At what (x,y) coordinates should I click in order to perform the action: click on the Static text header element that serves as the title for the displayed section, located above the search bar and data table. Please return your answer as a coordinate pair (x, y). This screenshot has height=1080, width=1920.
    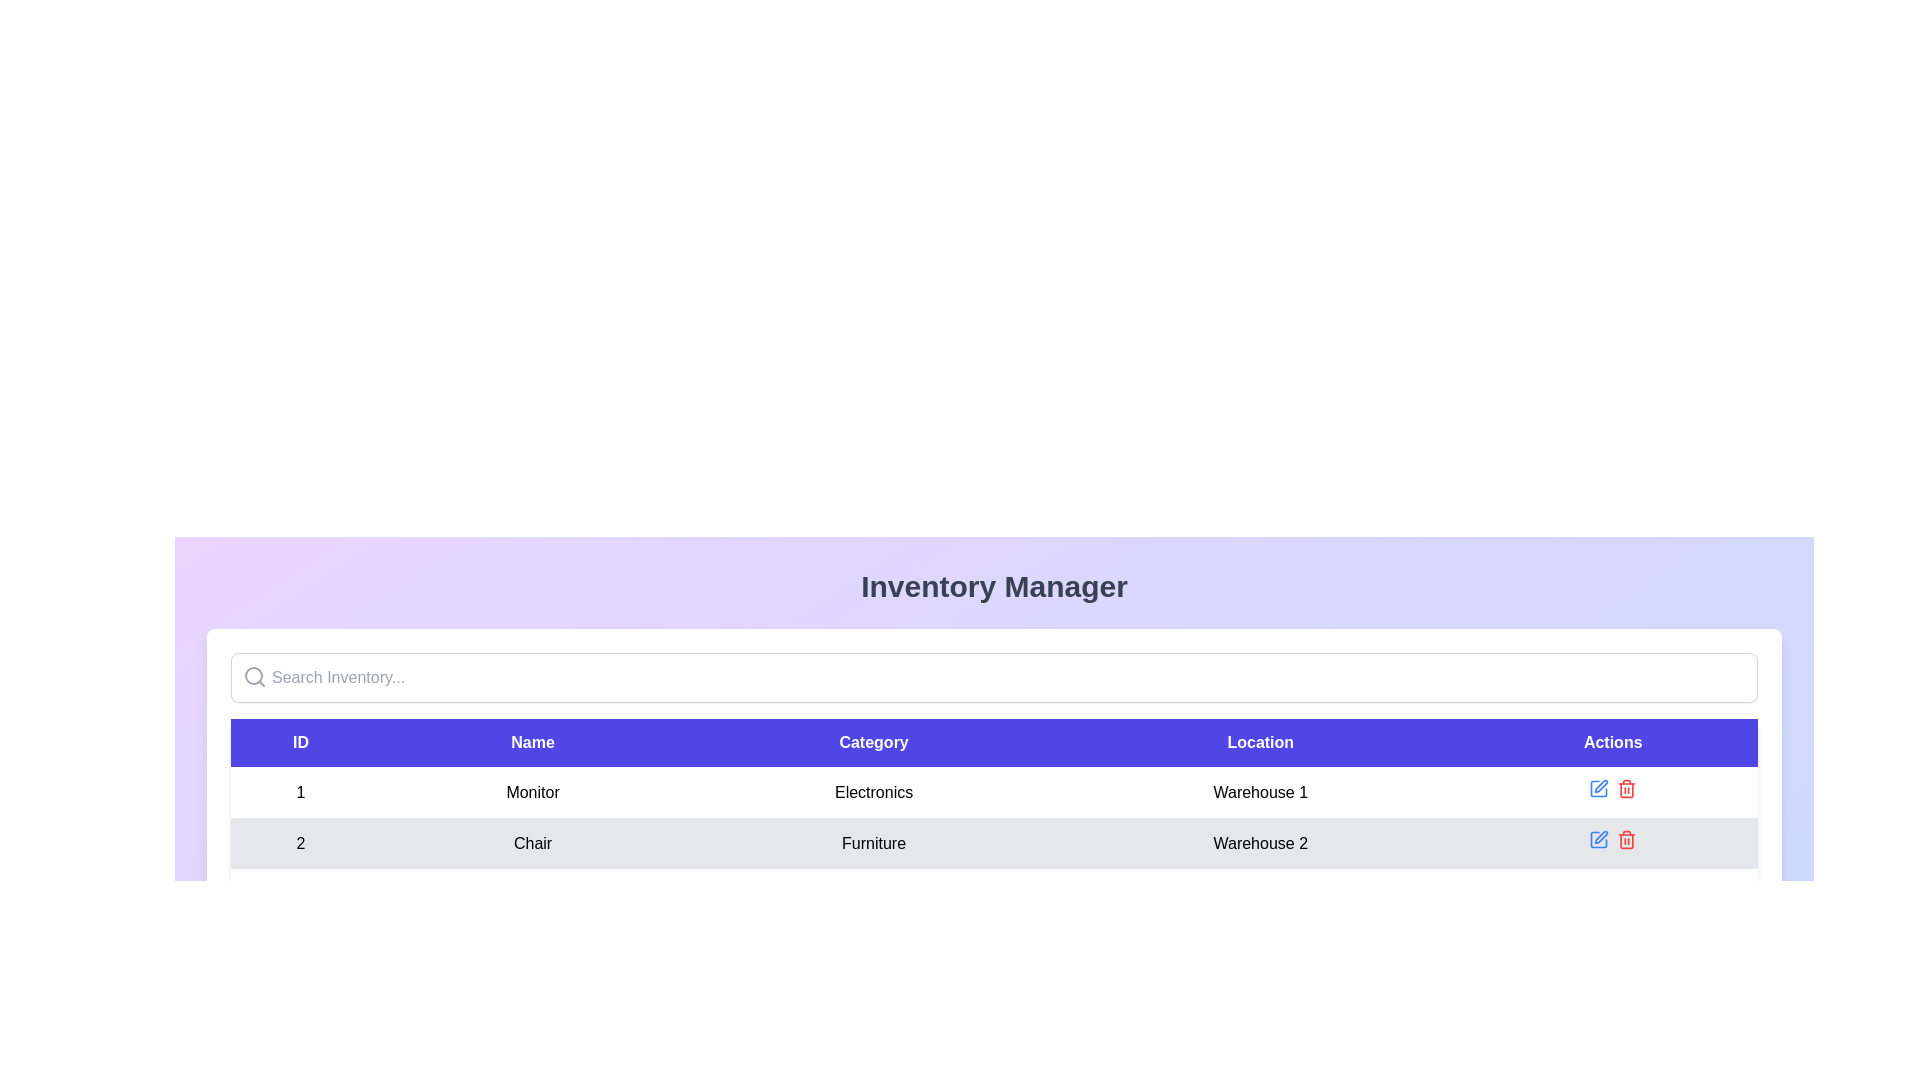
    Looking at the image, I should click on (994, 585).